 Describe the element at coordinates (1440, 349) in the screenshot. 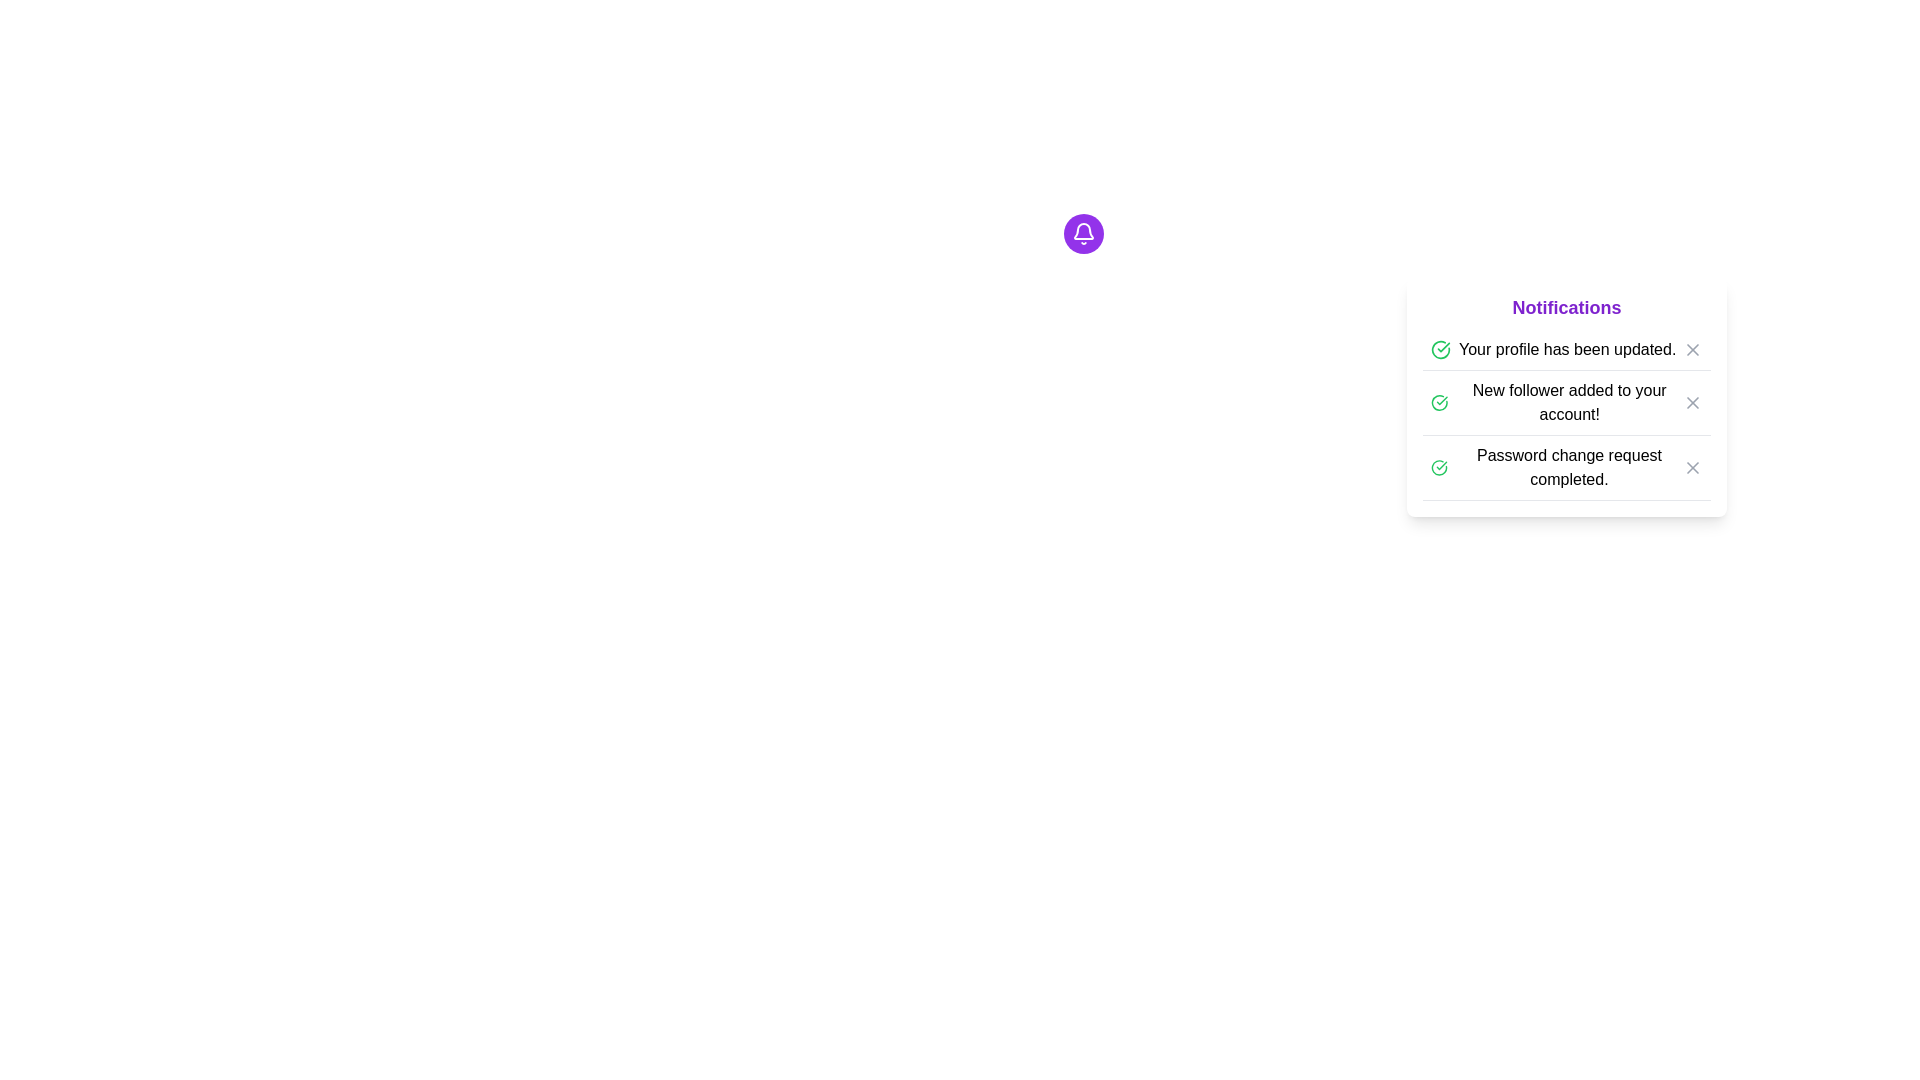

I see `the confirmation icon located to the left of the text 'Your profile has been updated' in the notification box` at that location.